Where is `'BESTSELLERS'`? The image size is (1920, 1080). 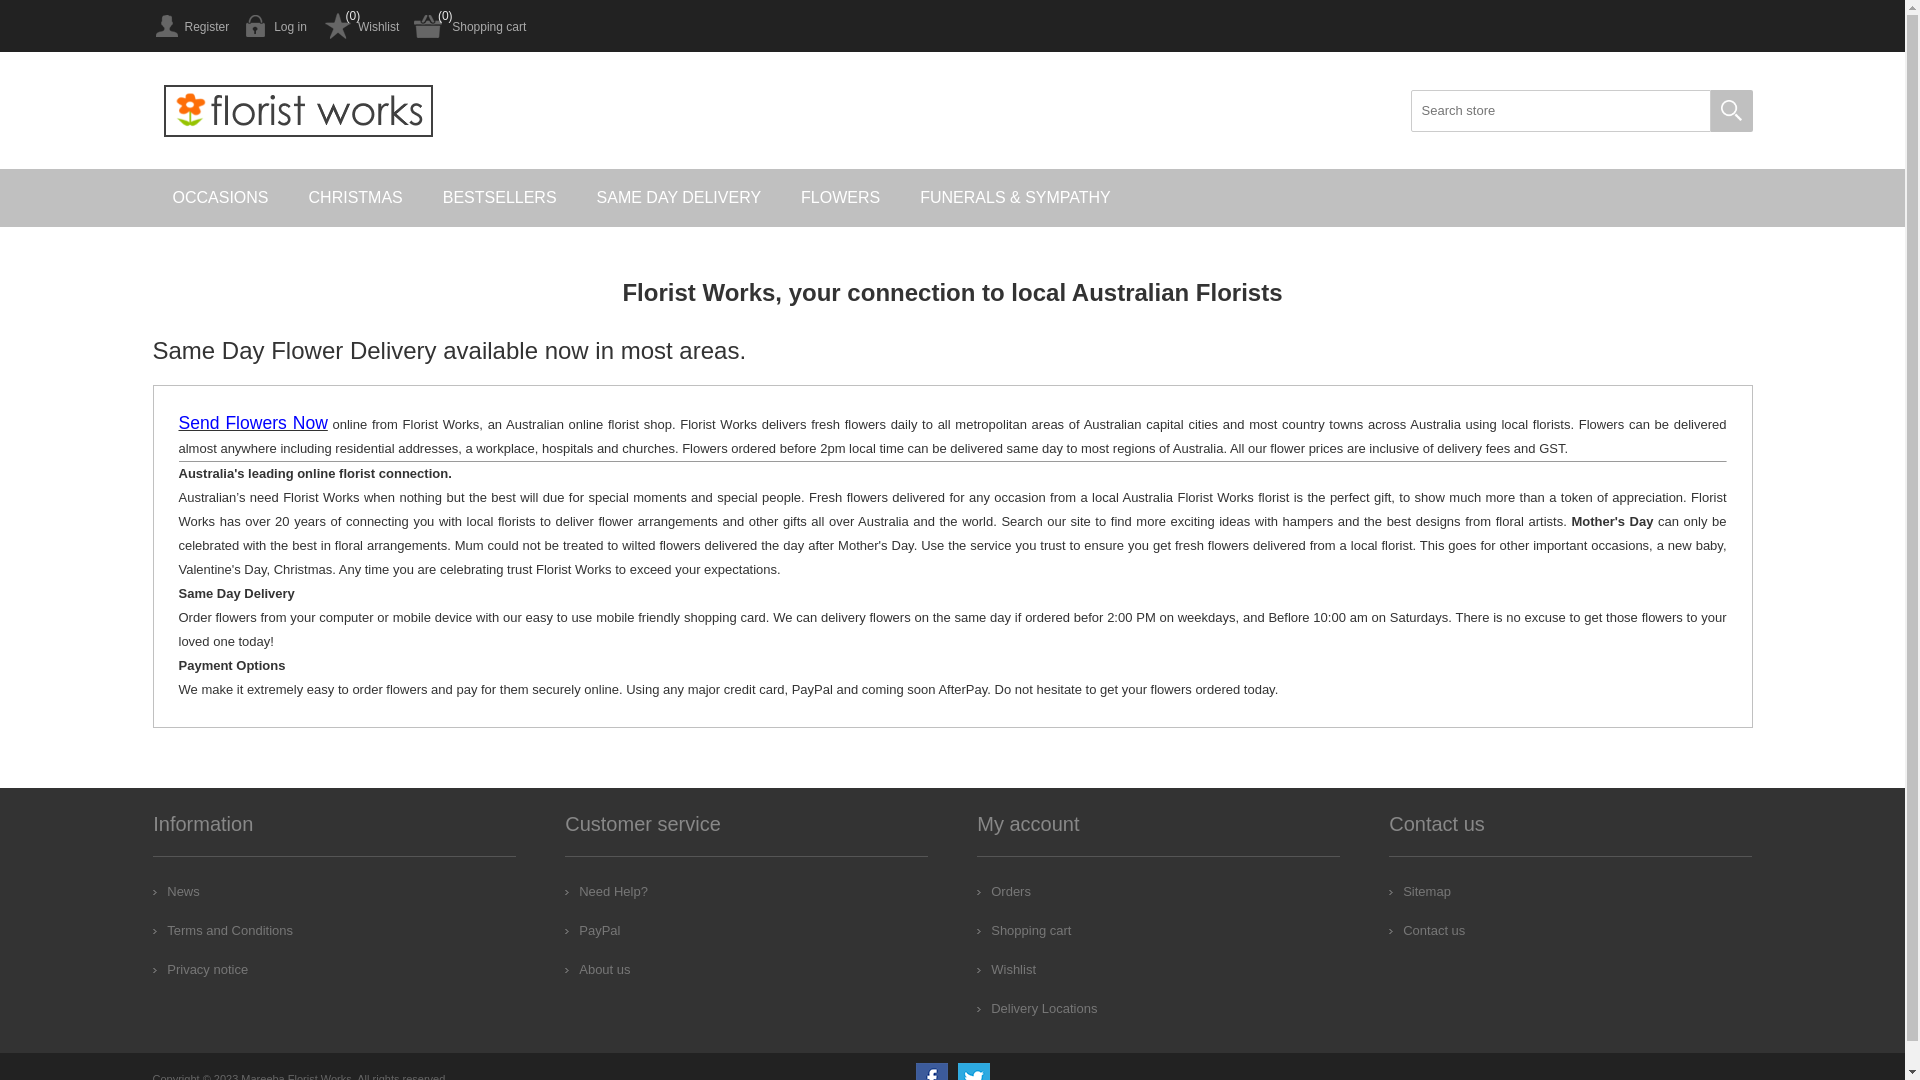 'BESTSELLERS' is located at coordinates (499, 197).